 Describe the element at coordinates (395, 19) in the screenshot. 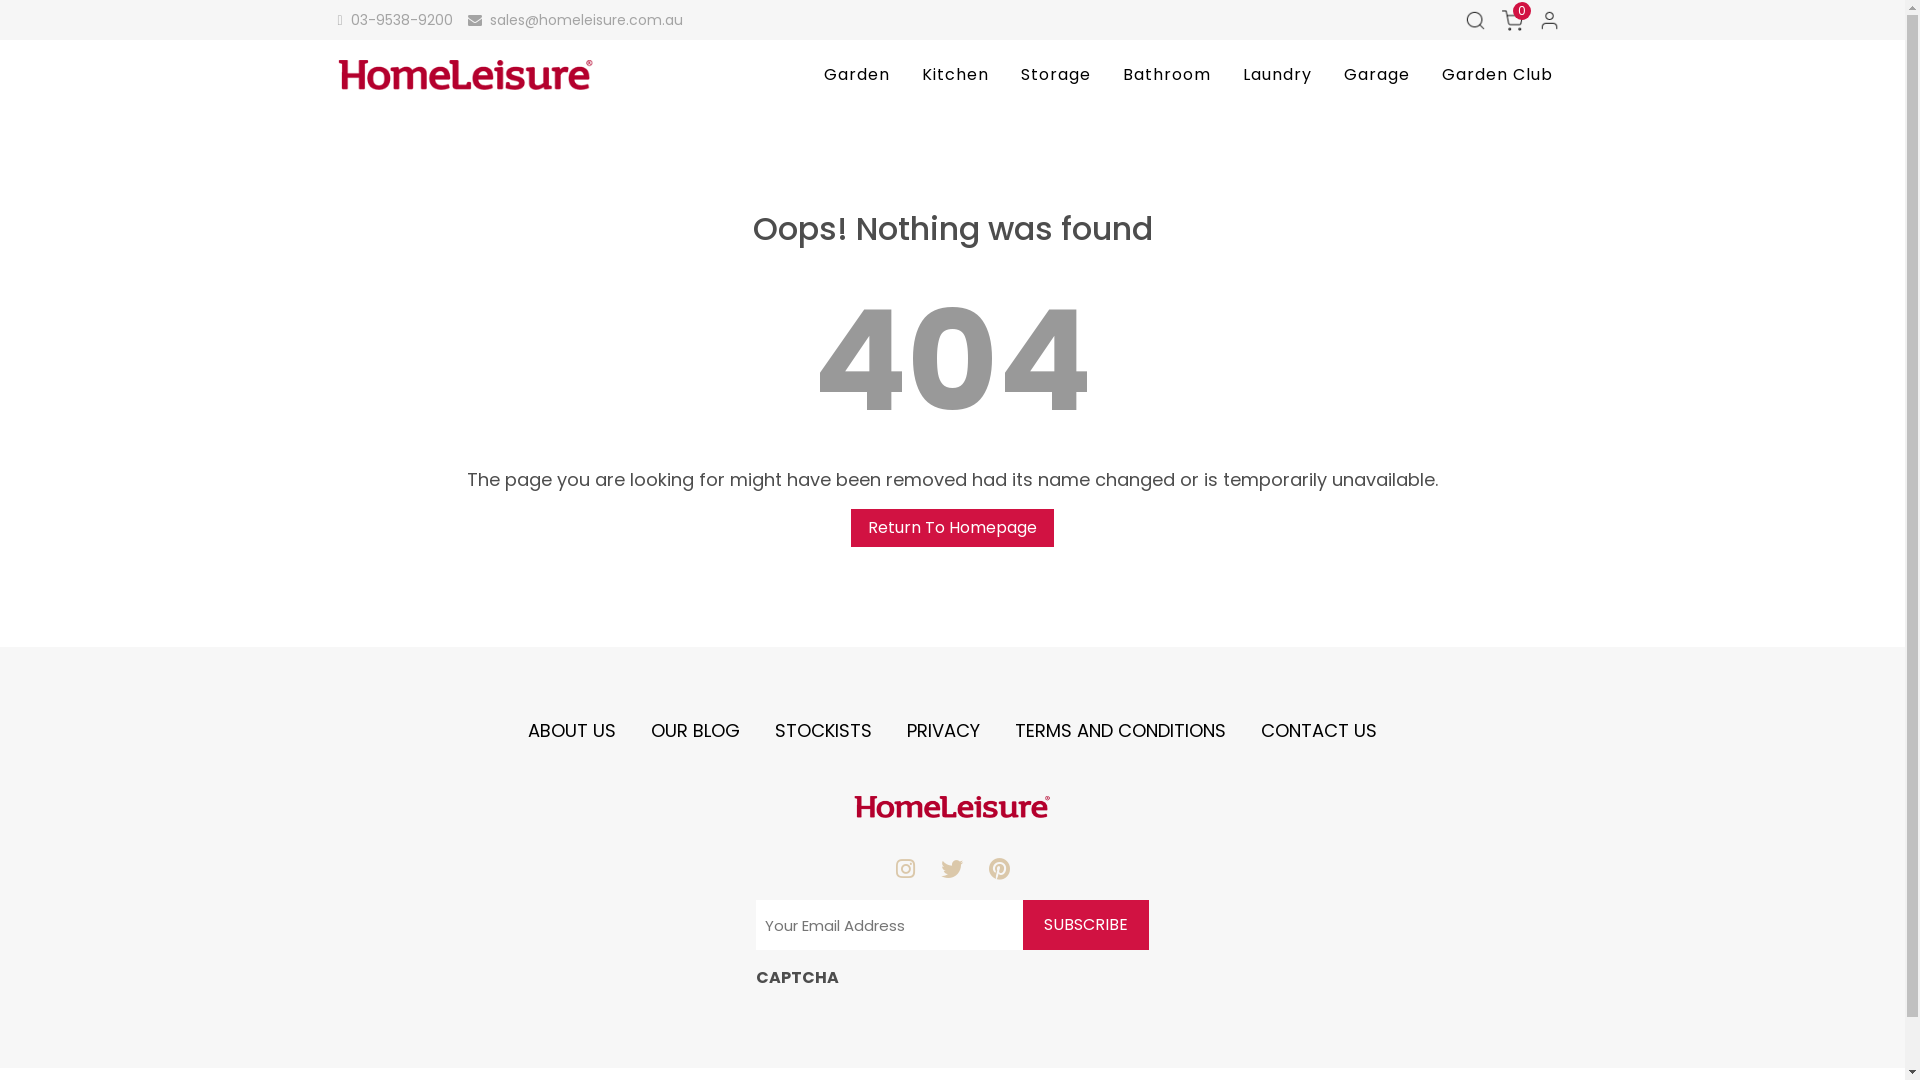

I see `'03-9538-9200'` at that location.